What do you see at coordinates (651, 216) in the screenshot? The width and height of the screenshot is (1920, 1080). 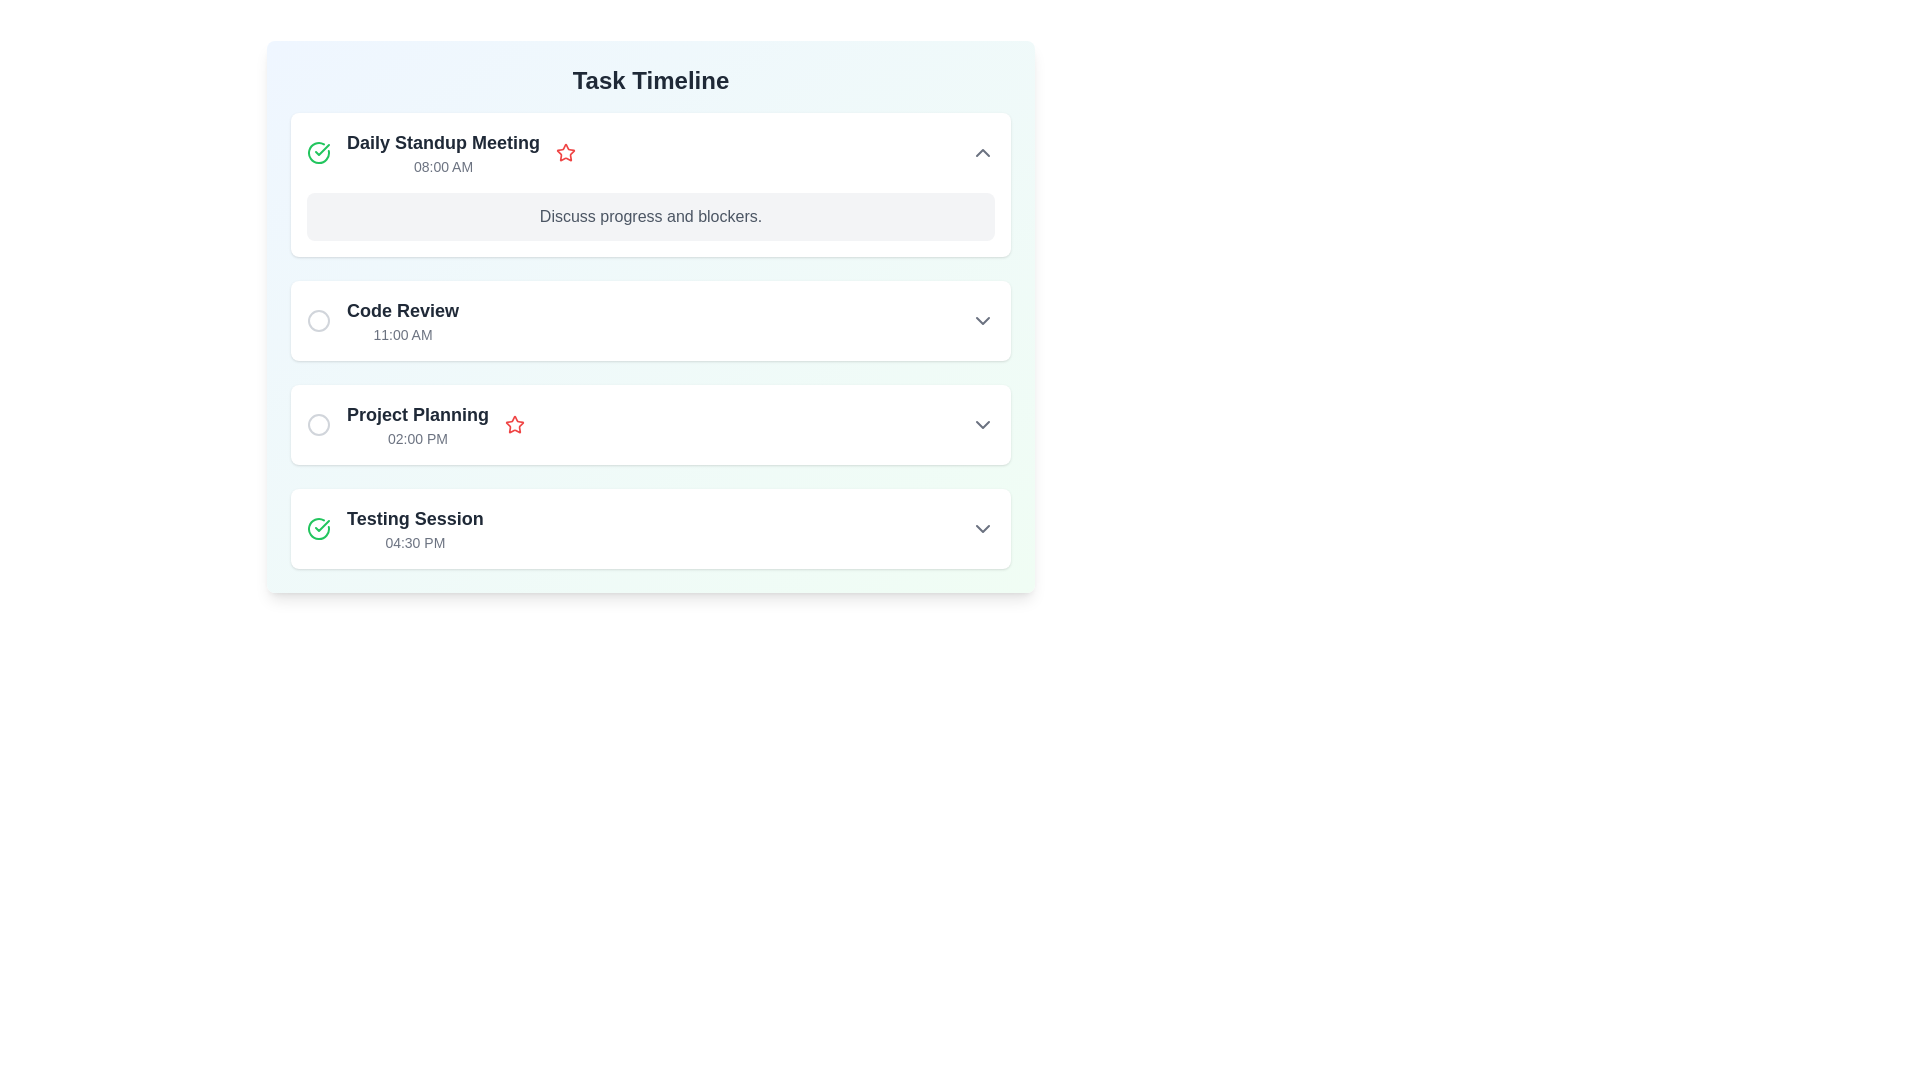 I see `text within the gray rounded box labeled 'Discuss progress and blockers.' located in the 'Daily Standup Meeting' section` at bounding box center [651, 216].